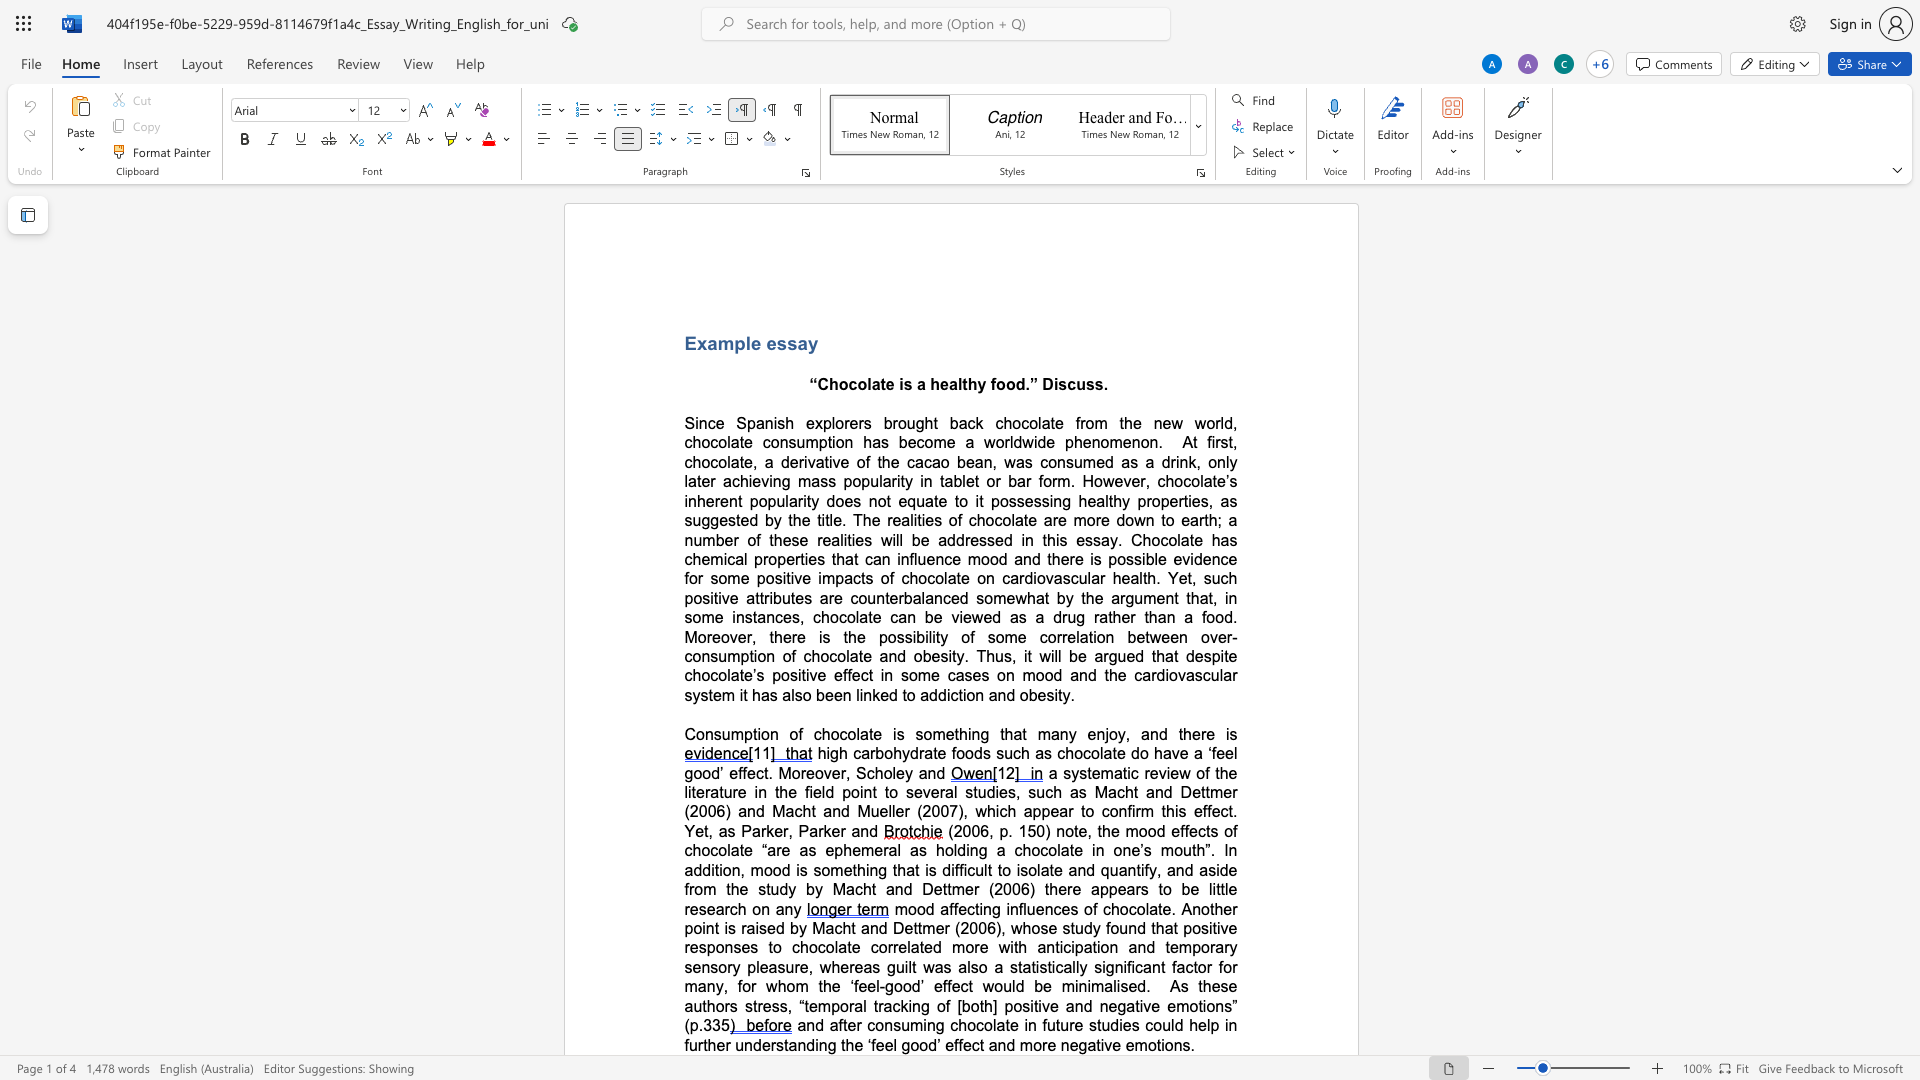 Image resolution: width=1920 pixels, height=1080 pixels. What do you see at coordinates (1130, 578) in the screenshot?
I see `the space between the continuous character "e" and "a" in the text` at bounding box center [1130, 578].